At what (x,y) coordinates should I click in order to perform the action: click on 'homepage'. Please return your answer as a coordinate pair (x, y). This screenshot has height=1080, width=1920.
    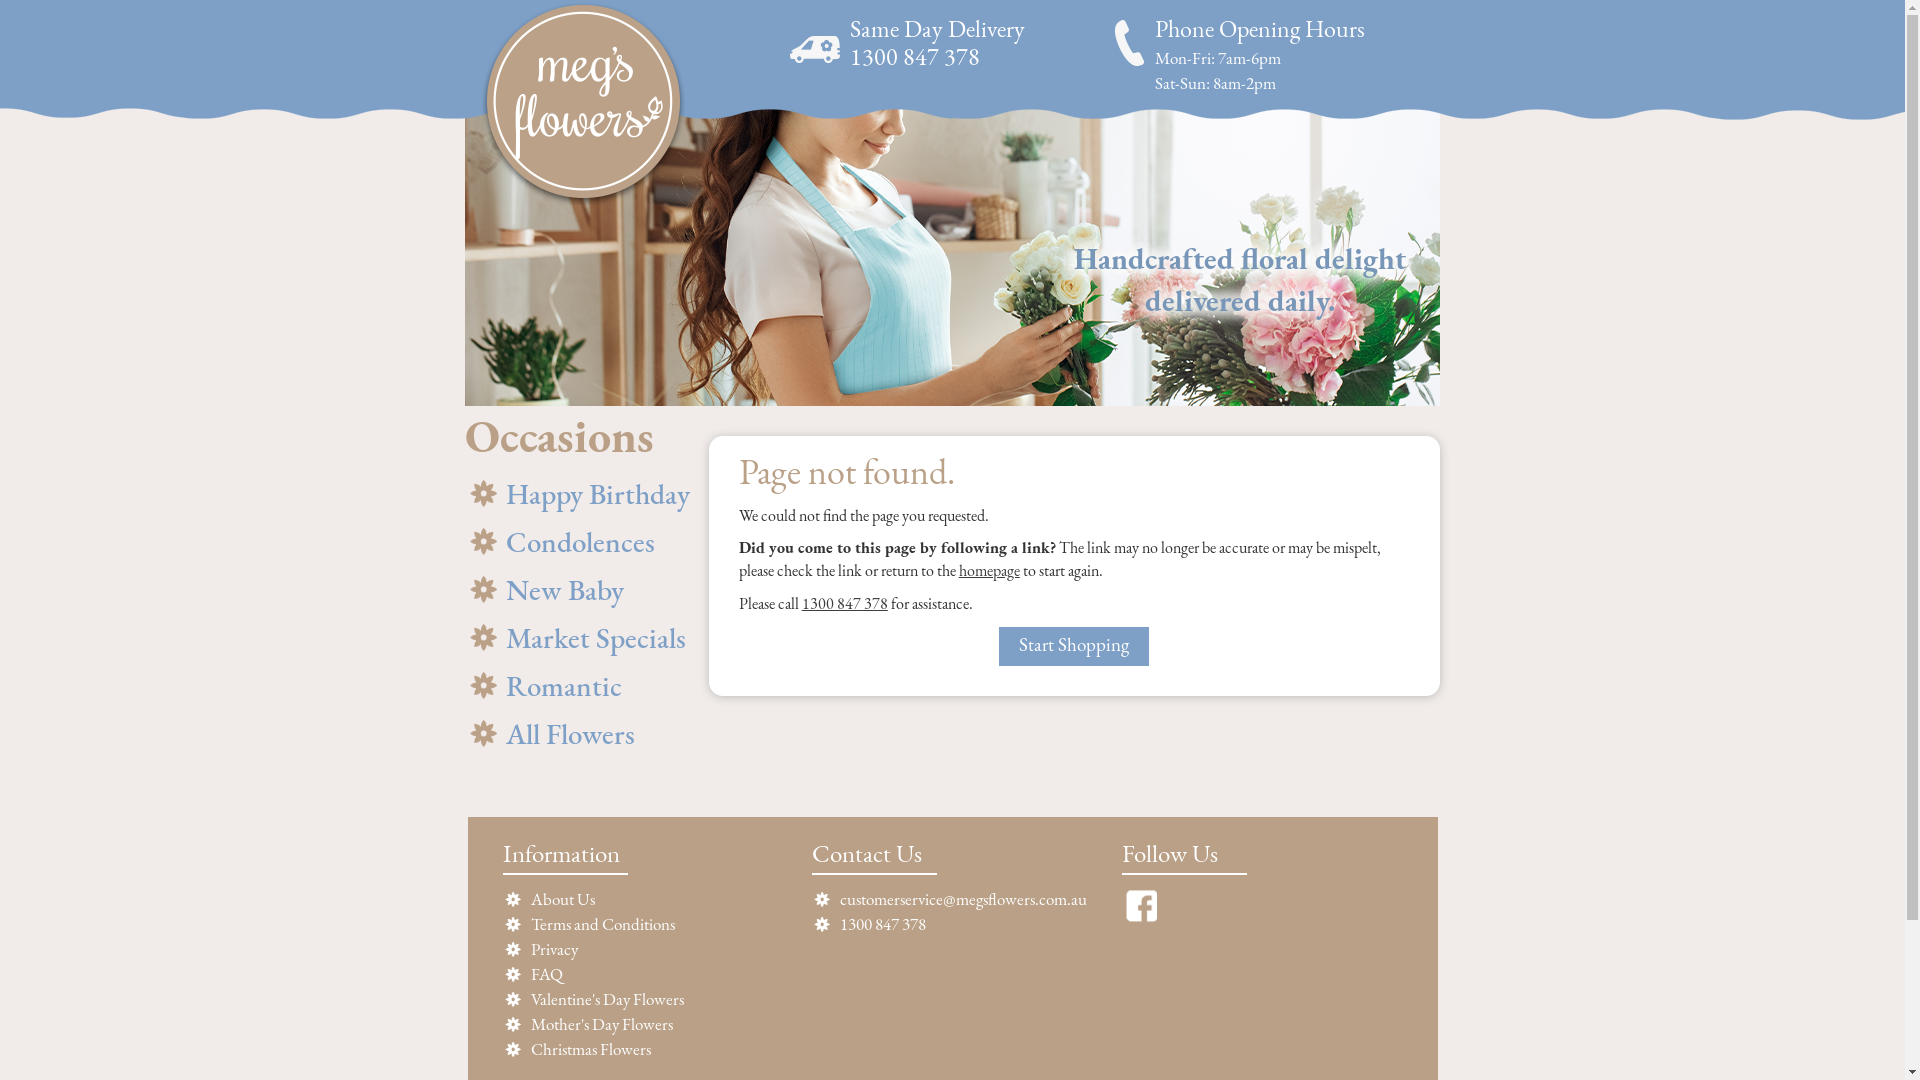
    Looking at the image, I should click on (989, 571).